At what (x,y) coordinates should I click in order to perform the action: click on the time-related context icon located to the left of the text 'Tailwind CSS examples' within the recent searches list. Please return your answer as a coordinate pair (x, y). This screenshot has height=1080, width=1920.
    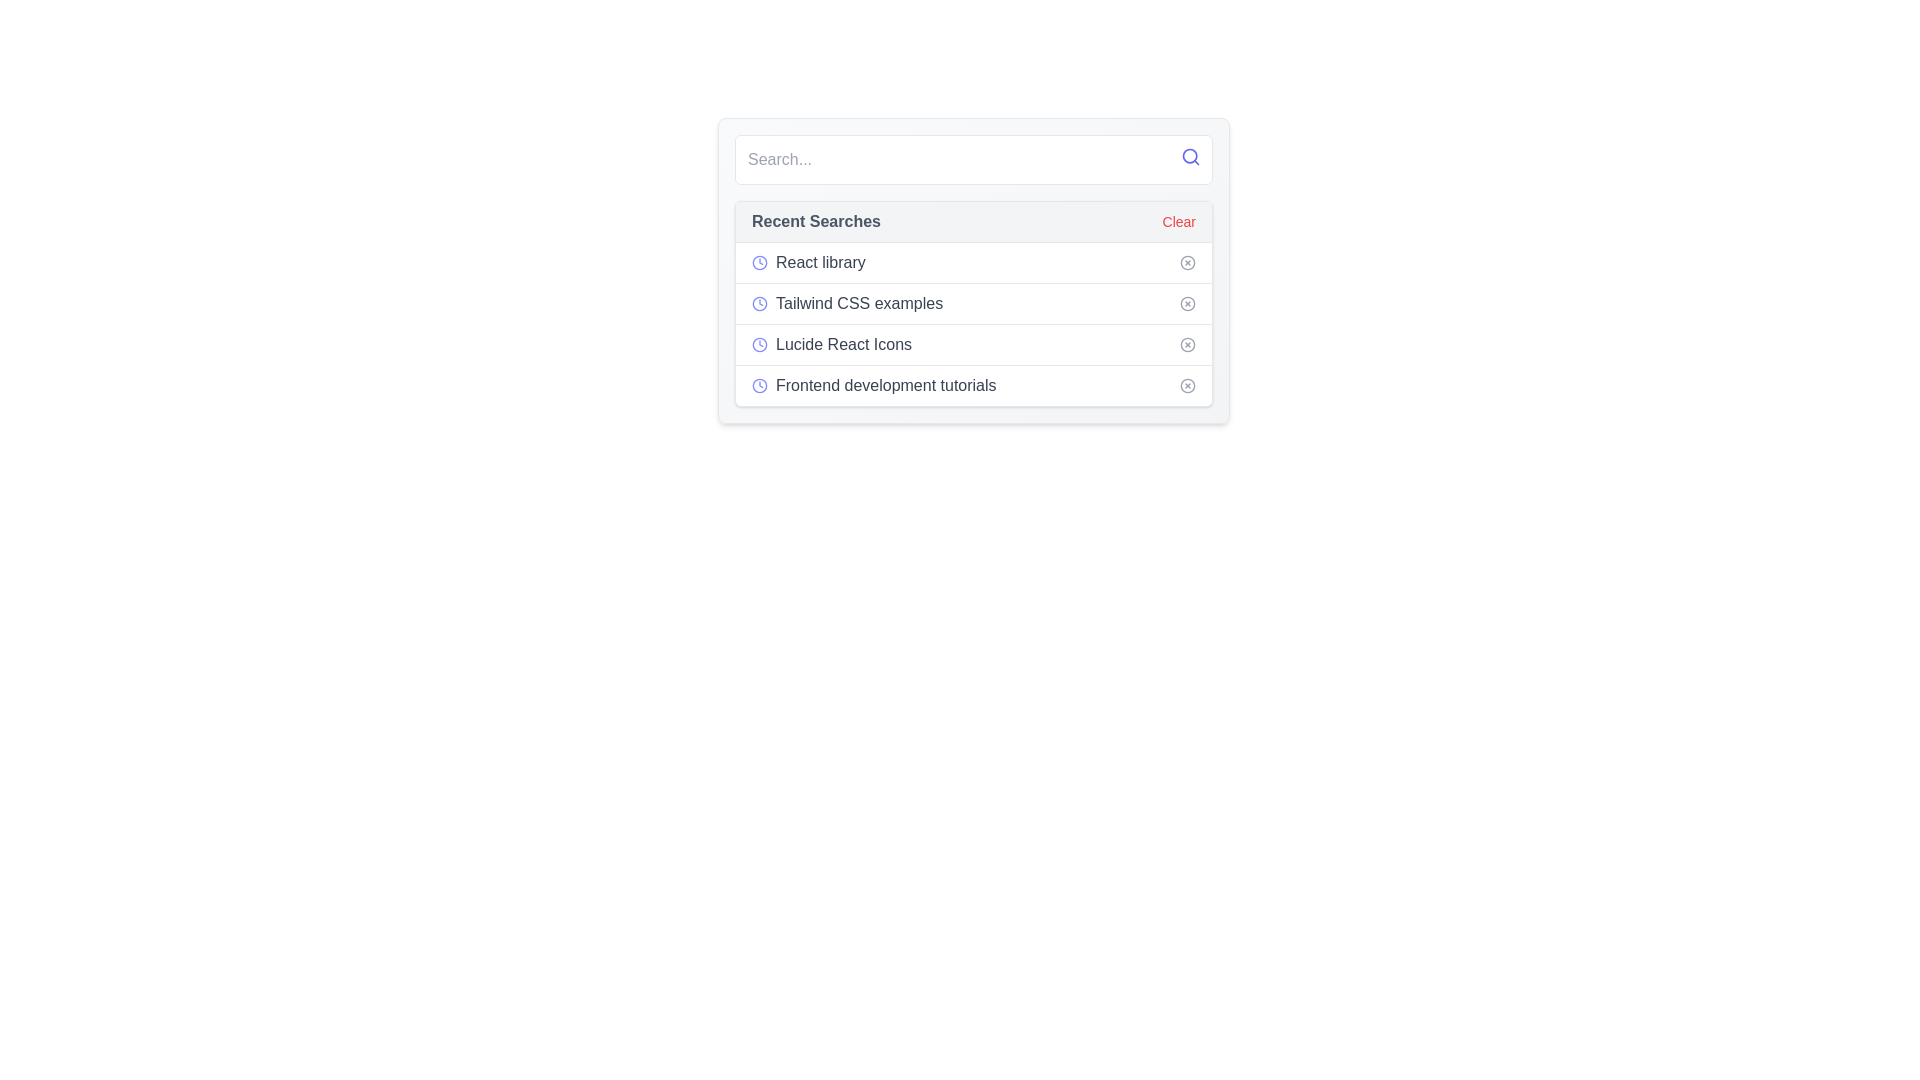
    Looking at the image, I should click on (758, 304).